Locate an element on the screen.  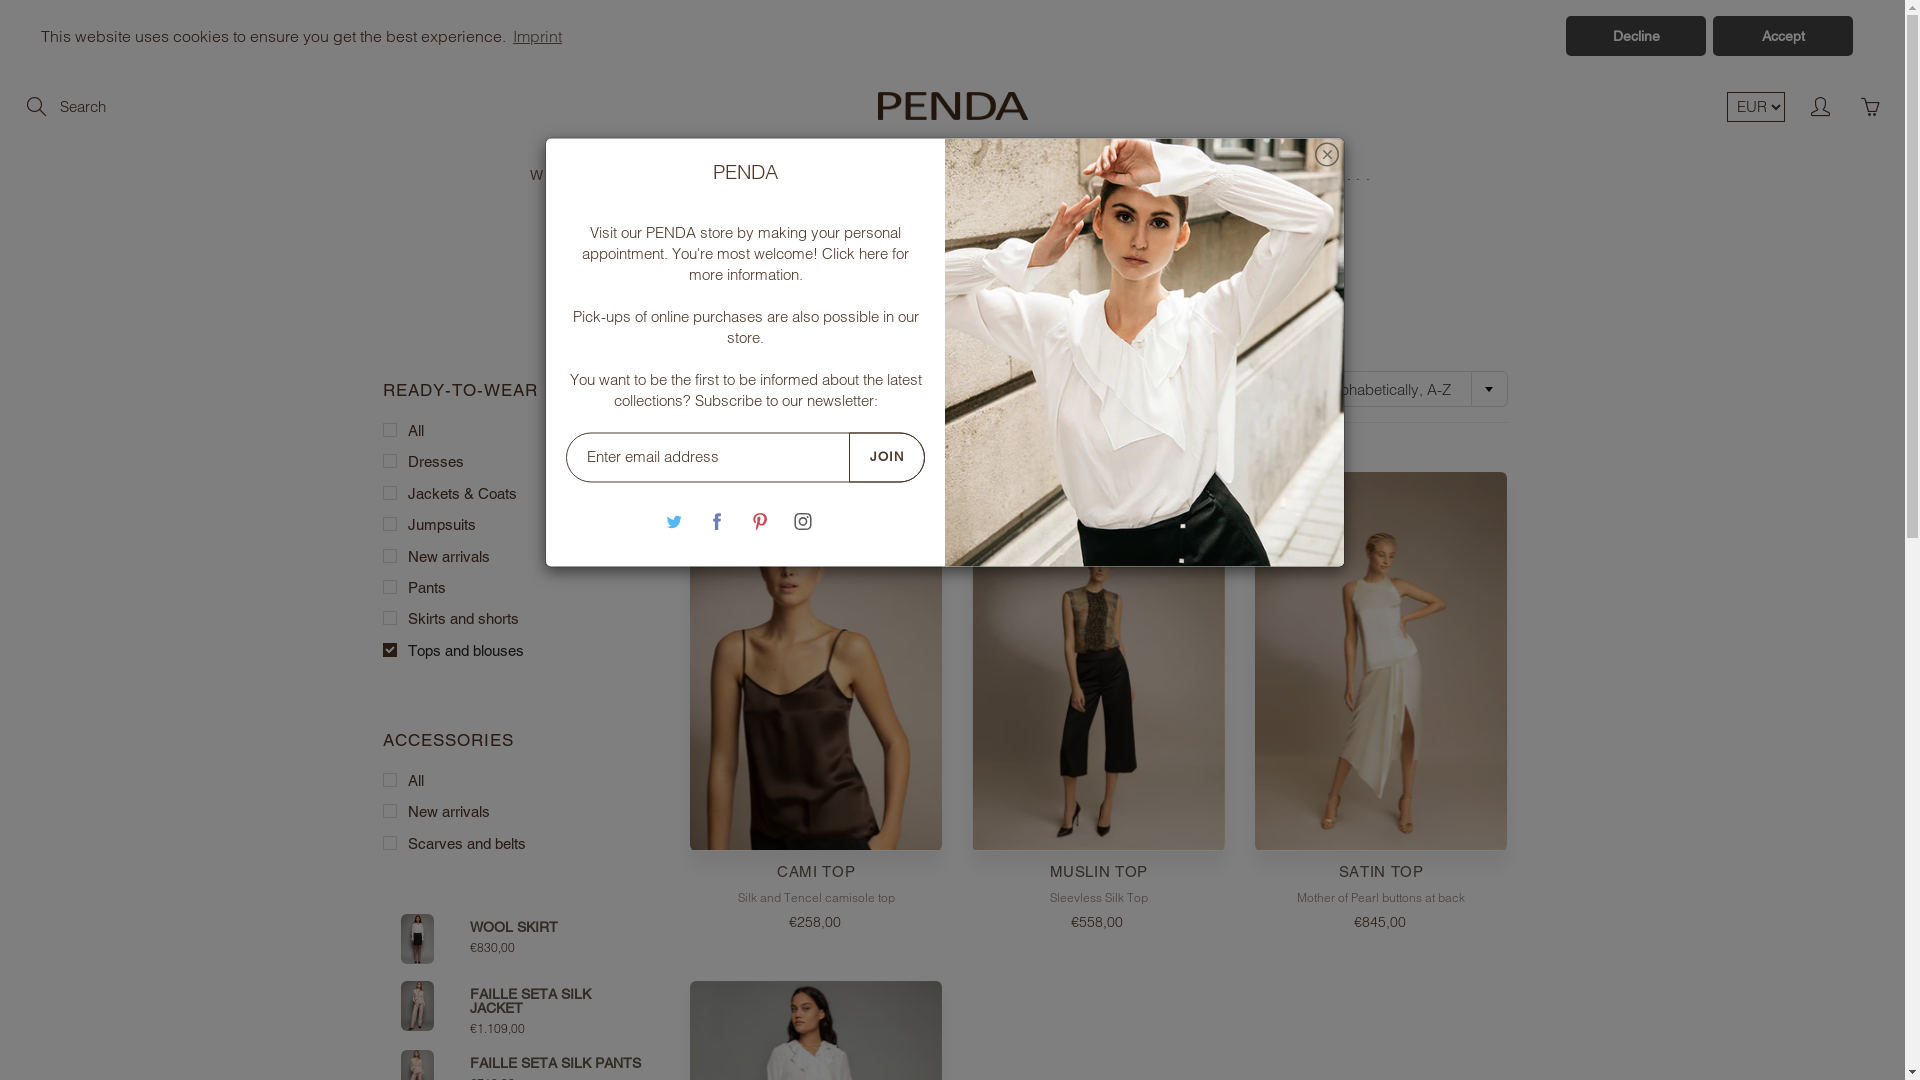
'Search' is located at coordinates (19, 107).